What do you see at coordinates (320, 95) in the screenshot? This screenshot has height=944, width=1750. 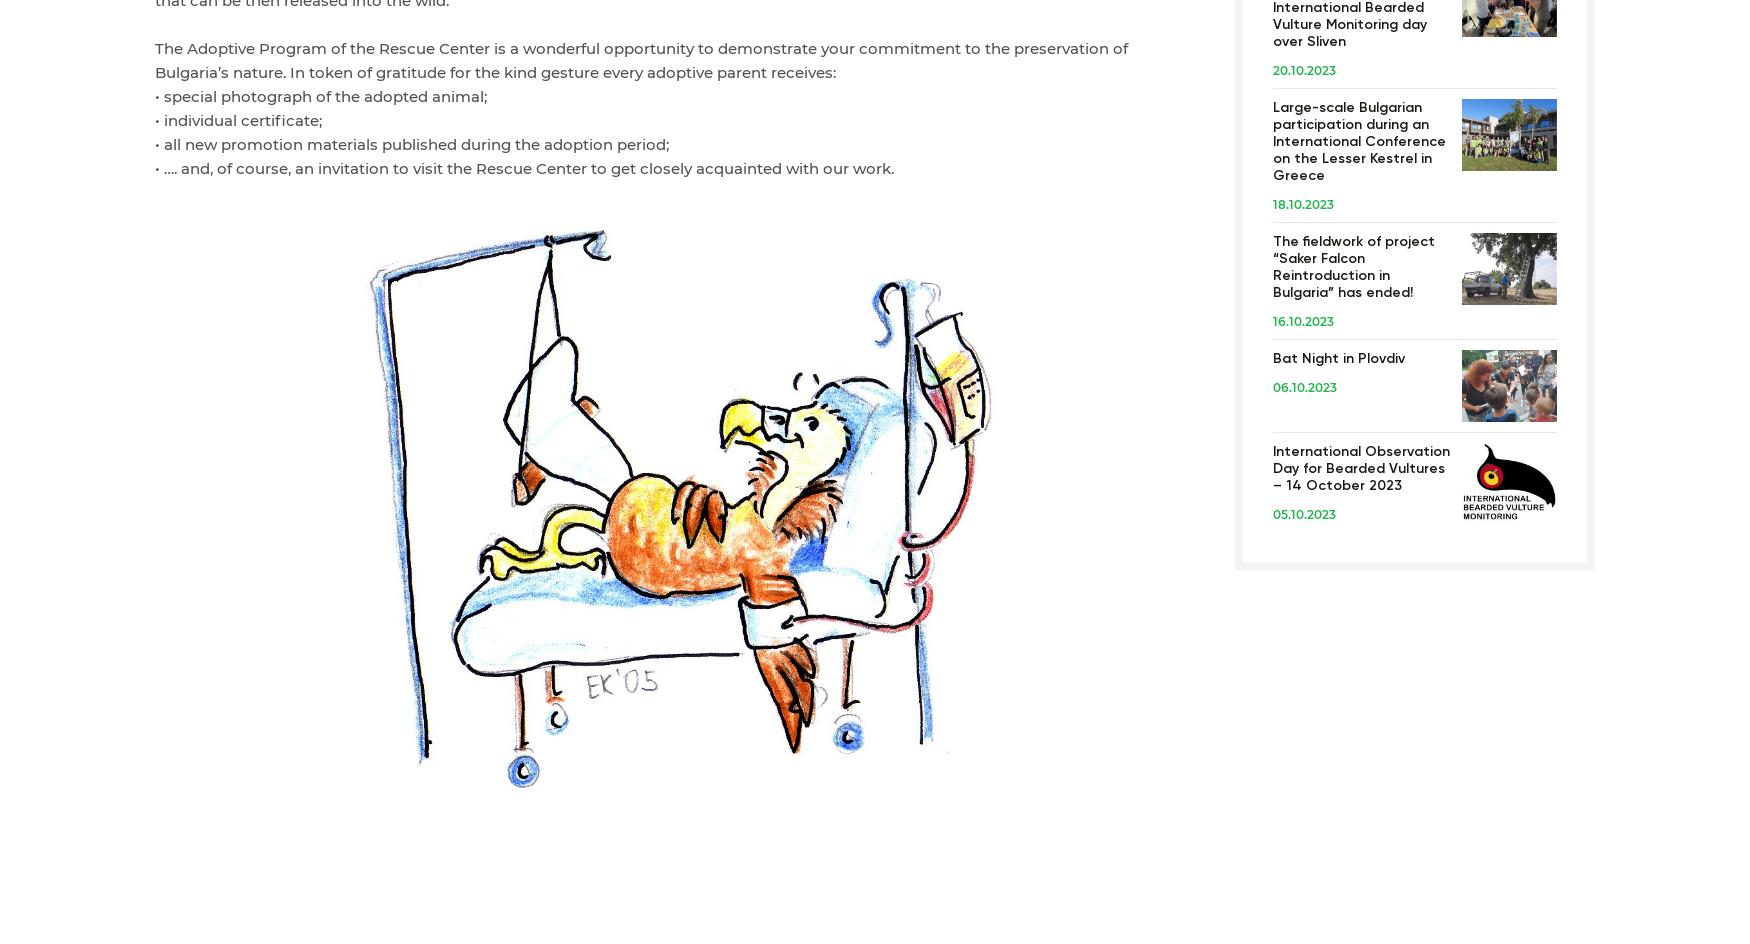 I see `'• special photograph of the adopted animal;'` at bounding box center [320, 95].